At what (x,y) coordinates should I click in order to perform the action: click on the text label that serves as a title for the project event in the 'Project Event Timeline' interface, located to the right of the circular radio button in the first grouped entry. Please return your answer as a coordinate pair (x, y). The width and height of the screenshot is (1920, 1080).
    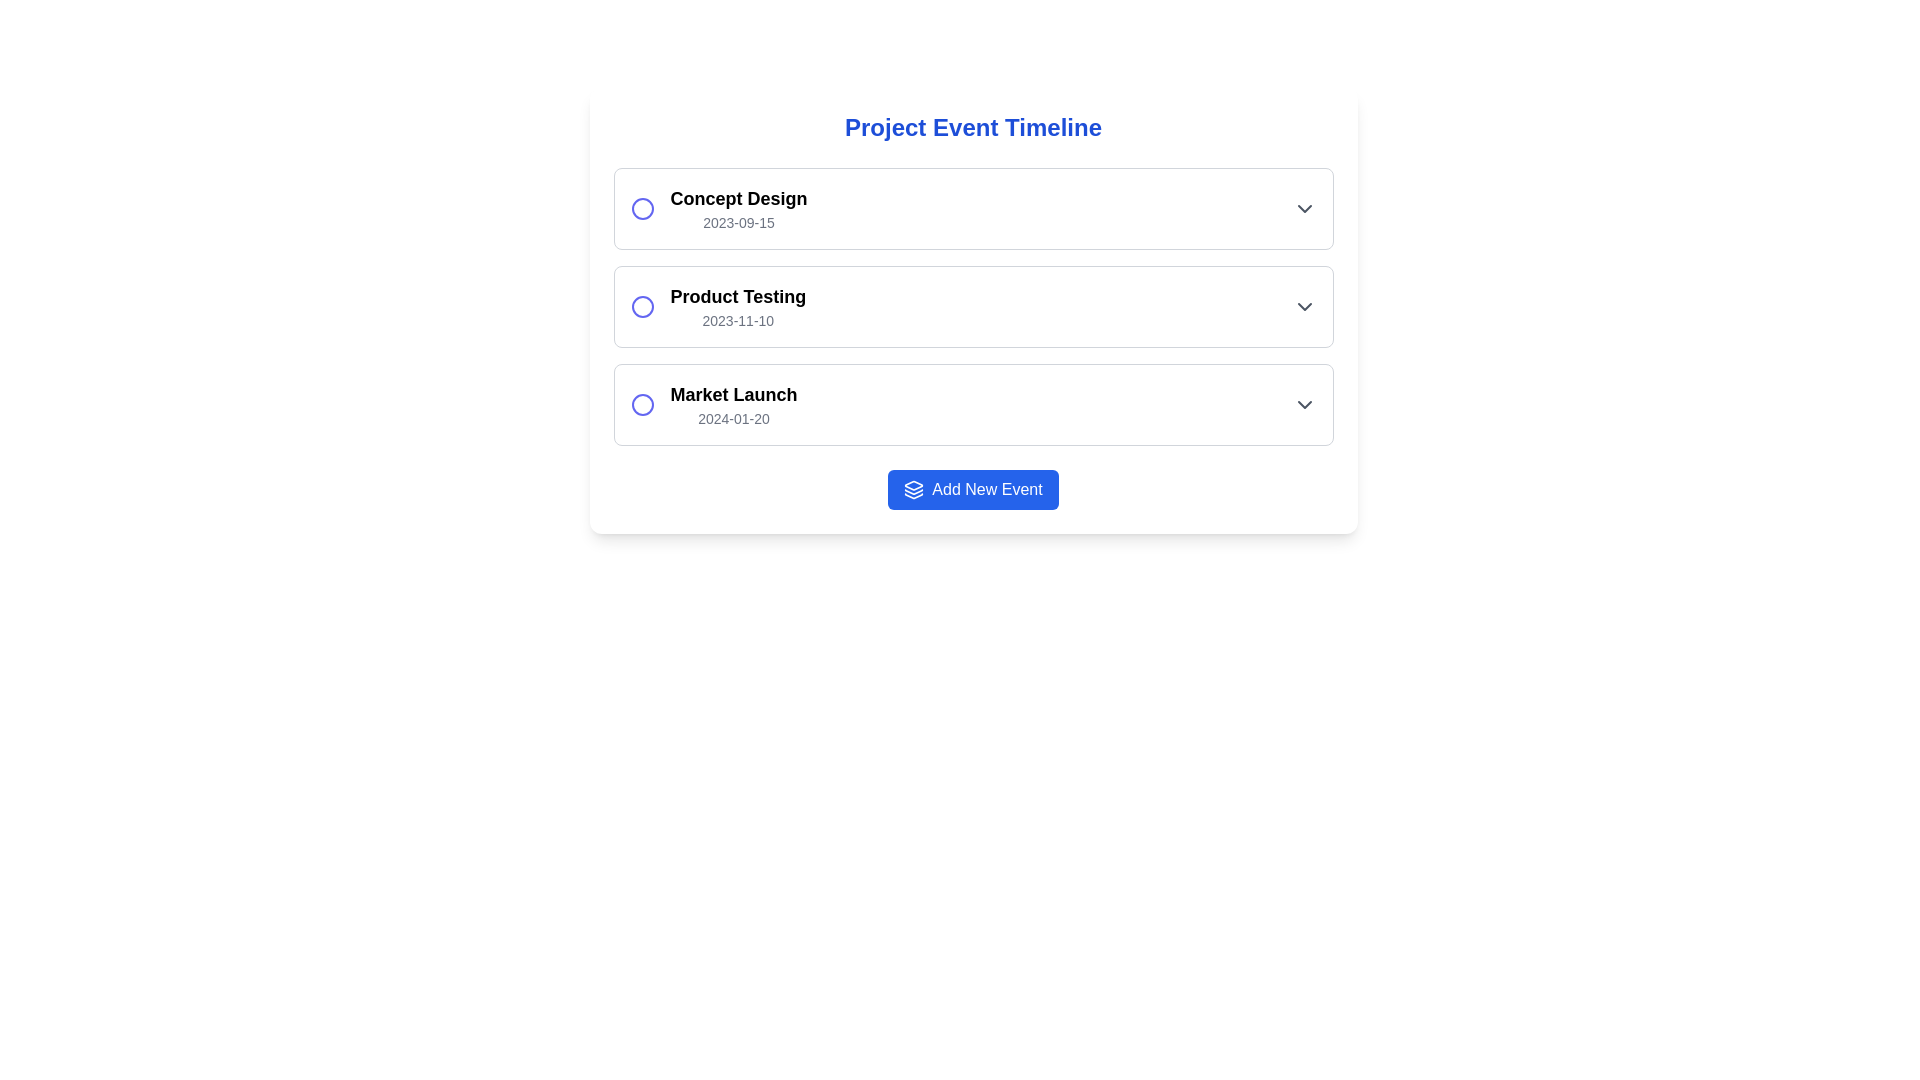
    Looking at the image, I should click on (738, 199).